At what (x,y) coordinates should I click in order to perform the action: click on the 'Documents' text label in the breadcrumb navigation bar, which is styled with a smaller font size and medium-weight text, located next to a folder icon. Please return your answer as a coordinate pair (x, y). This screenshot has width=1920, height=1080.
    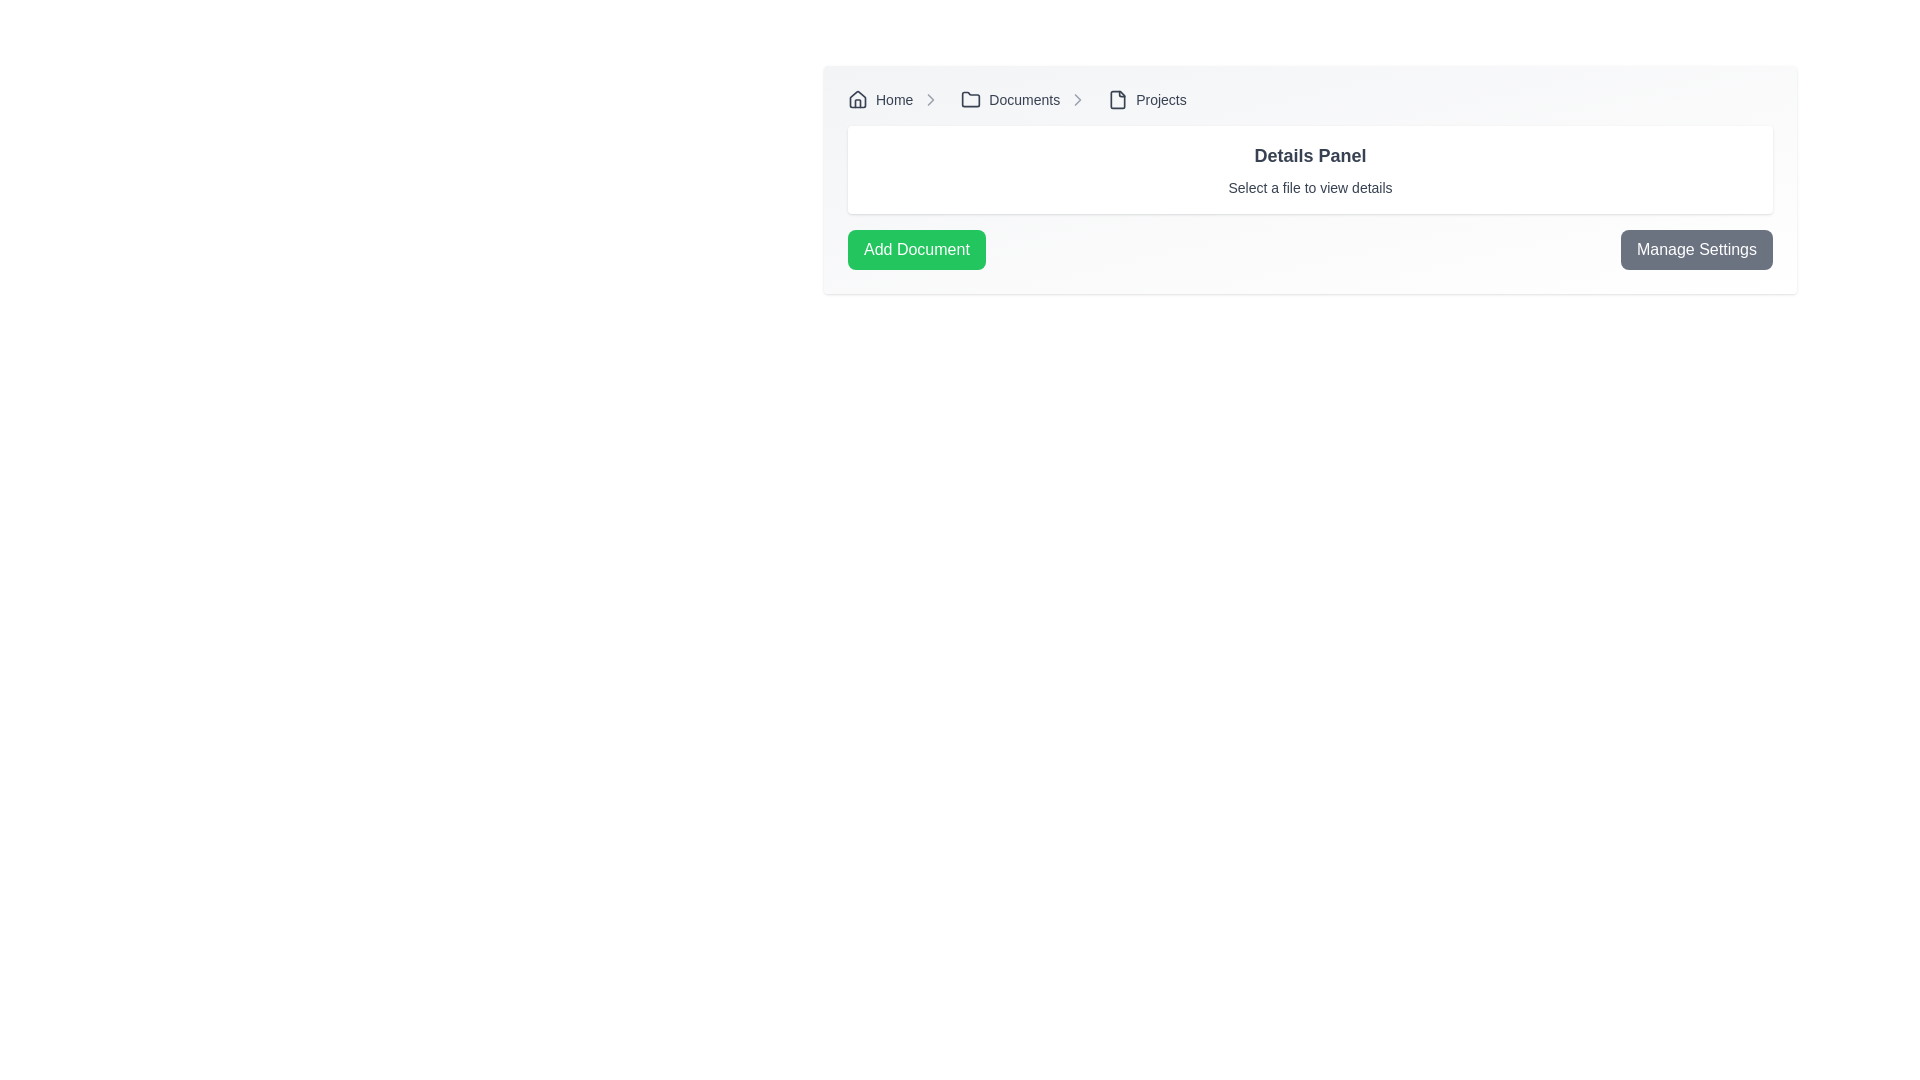
    Looking at the image, I should click on (1024, 100).